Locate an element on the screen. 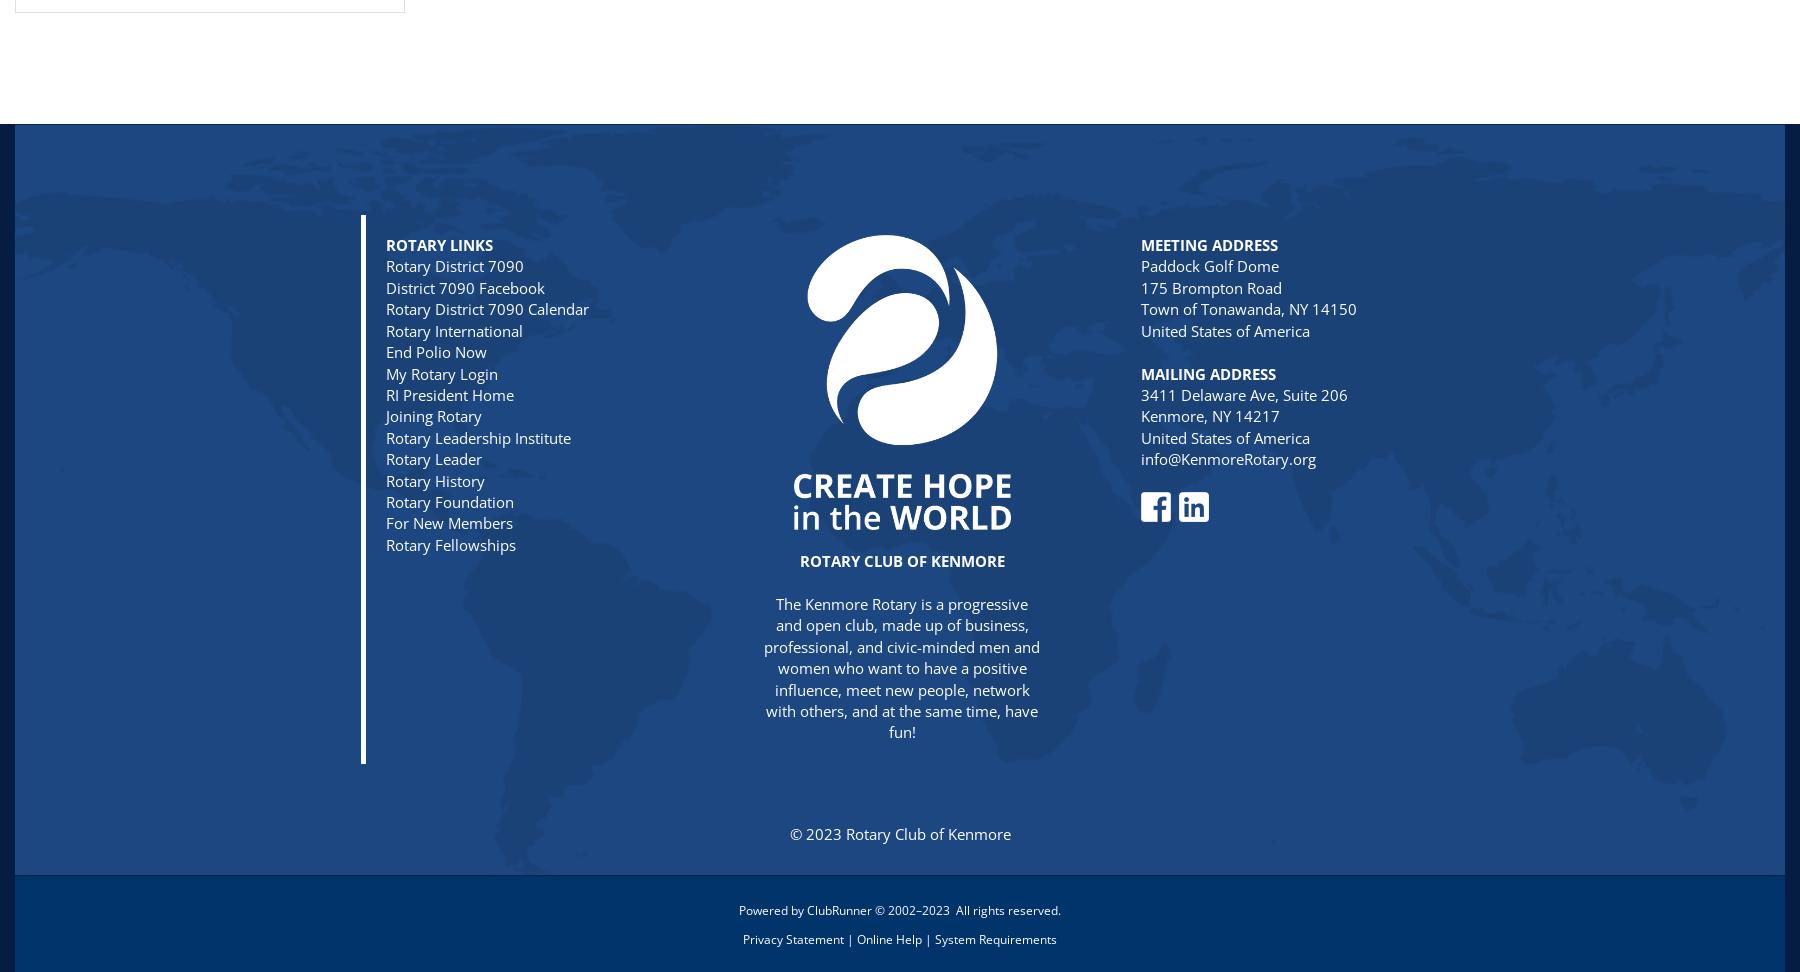  'Rotary Fellowships' is located at coordinates (450, 544).